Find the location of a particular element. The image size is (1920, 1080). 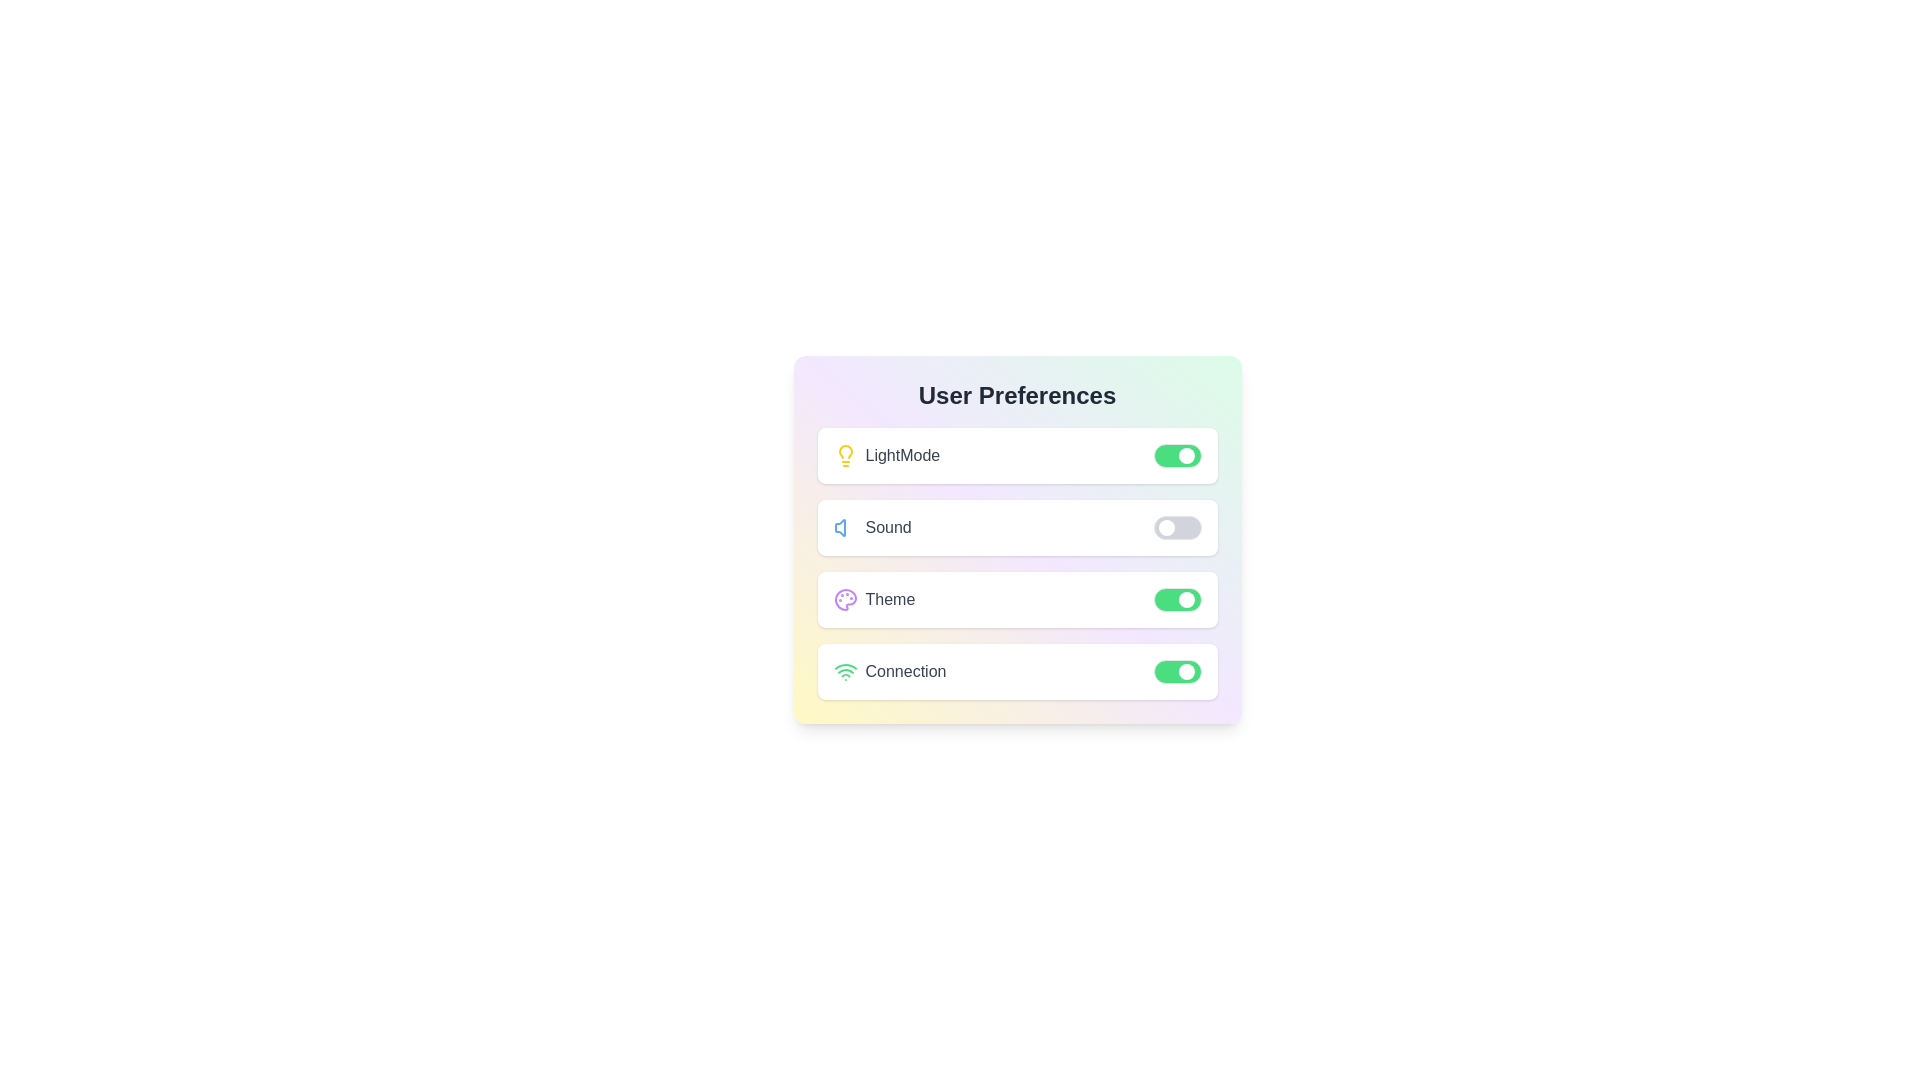

the circular icon resembling an artist's palette with a purple hue, located in the third row of the 'User Preferences' section next to the 'Theme' label is located at coordinates (845, 599).